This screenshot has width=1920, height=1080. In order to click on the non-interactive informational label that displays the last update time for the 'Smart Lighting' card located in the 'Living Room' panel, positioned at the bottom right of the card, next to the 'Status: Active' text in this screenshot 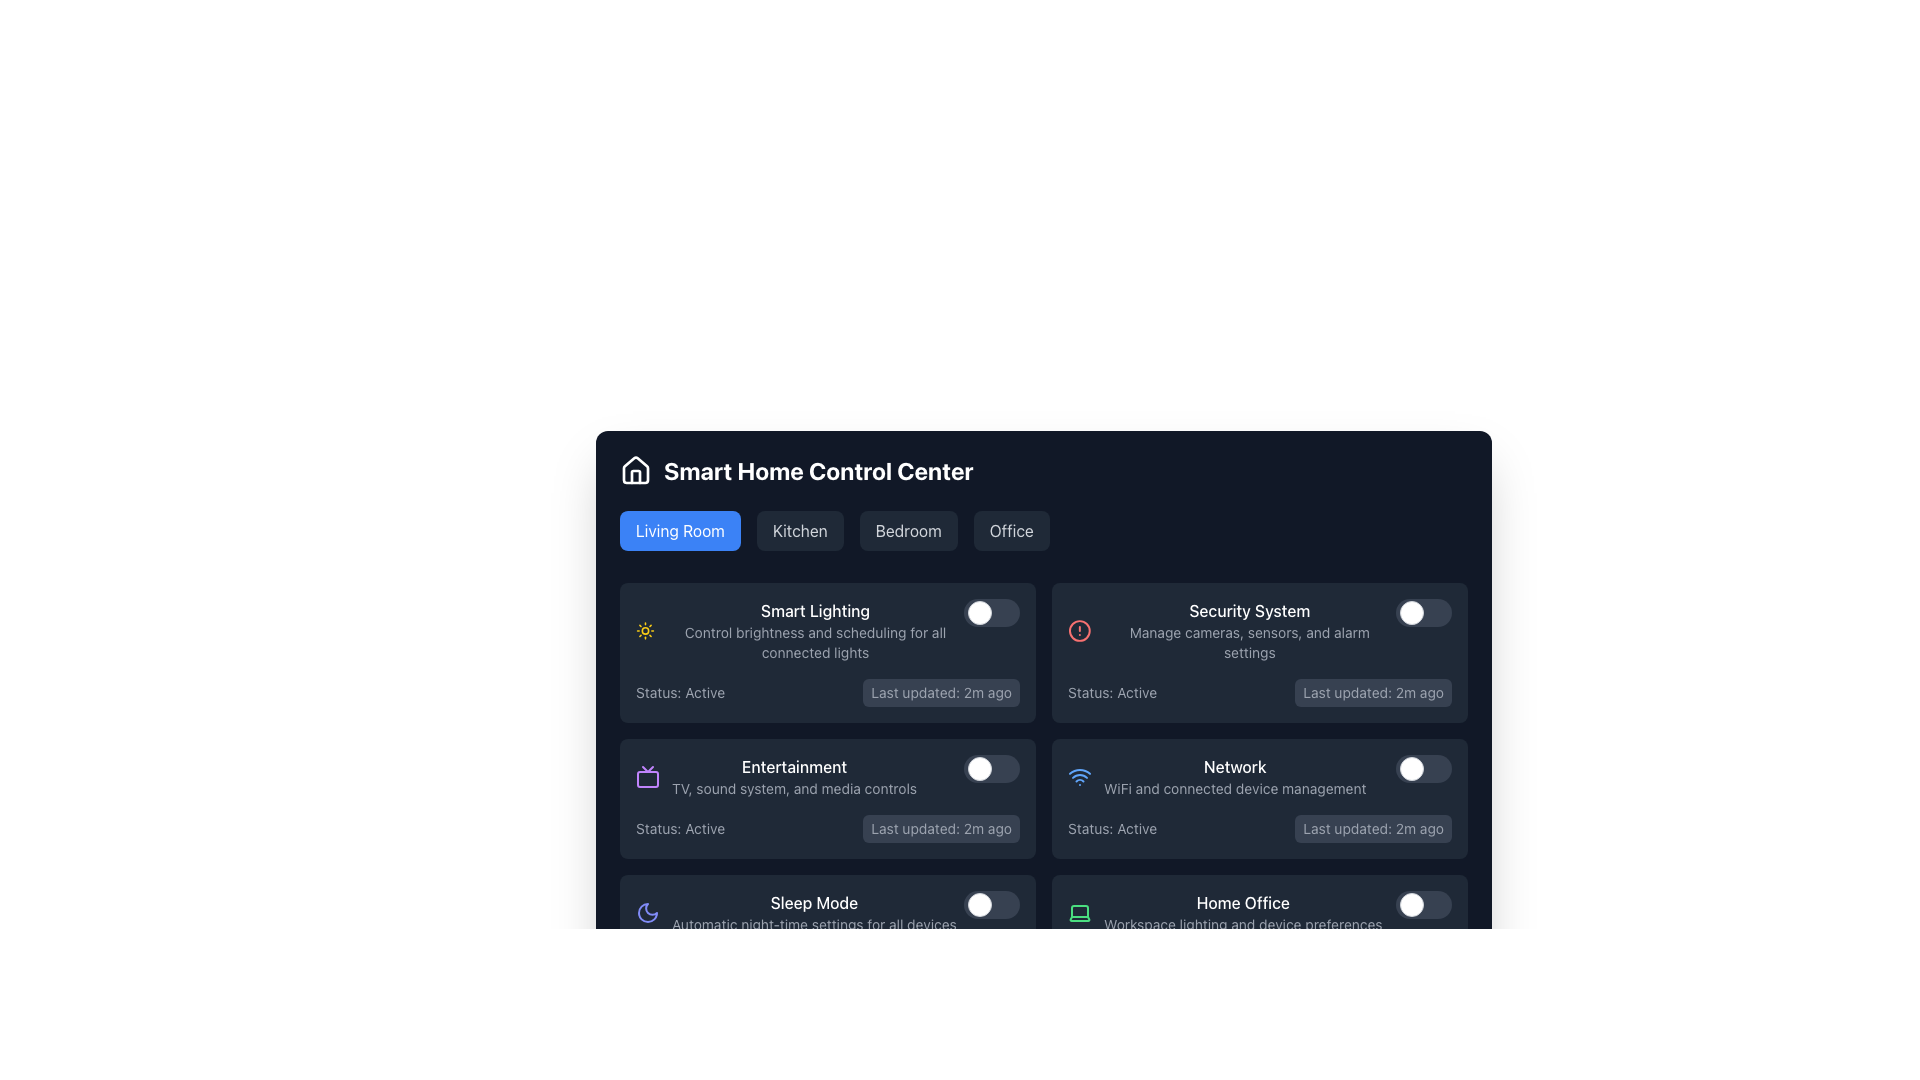, I will do `click(940, 692)`.